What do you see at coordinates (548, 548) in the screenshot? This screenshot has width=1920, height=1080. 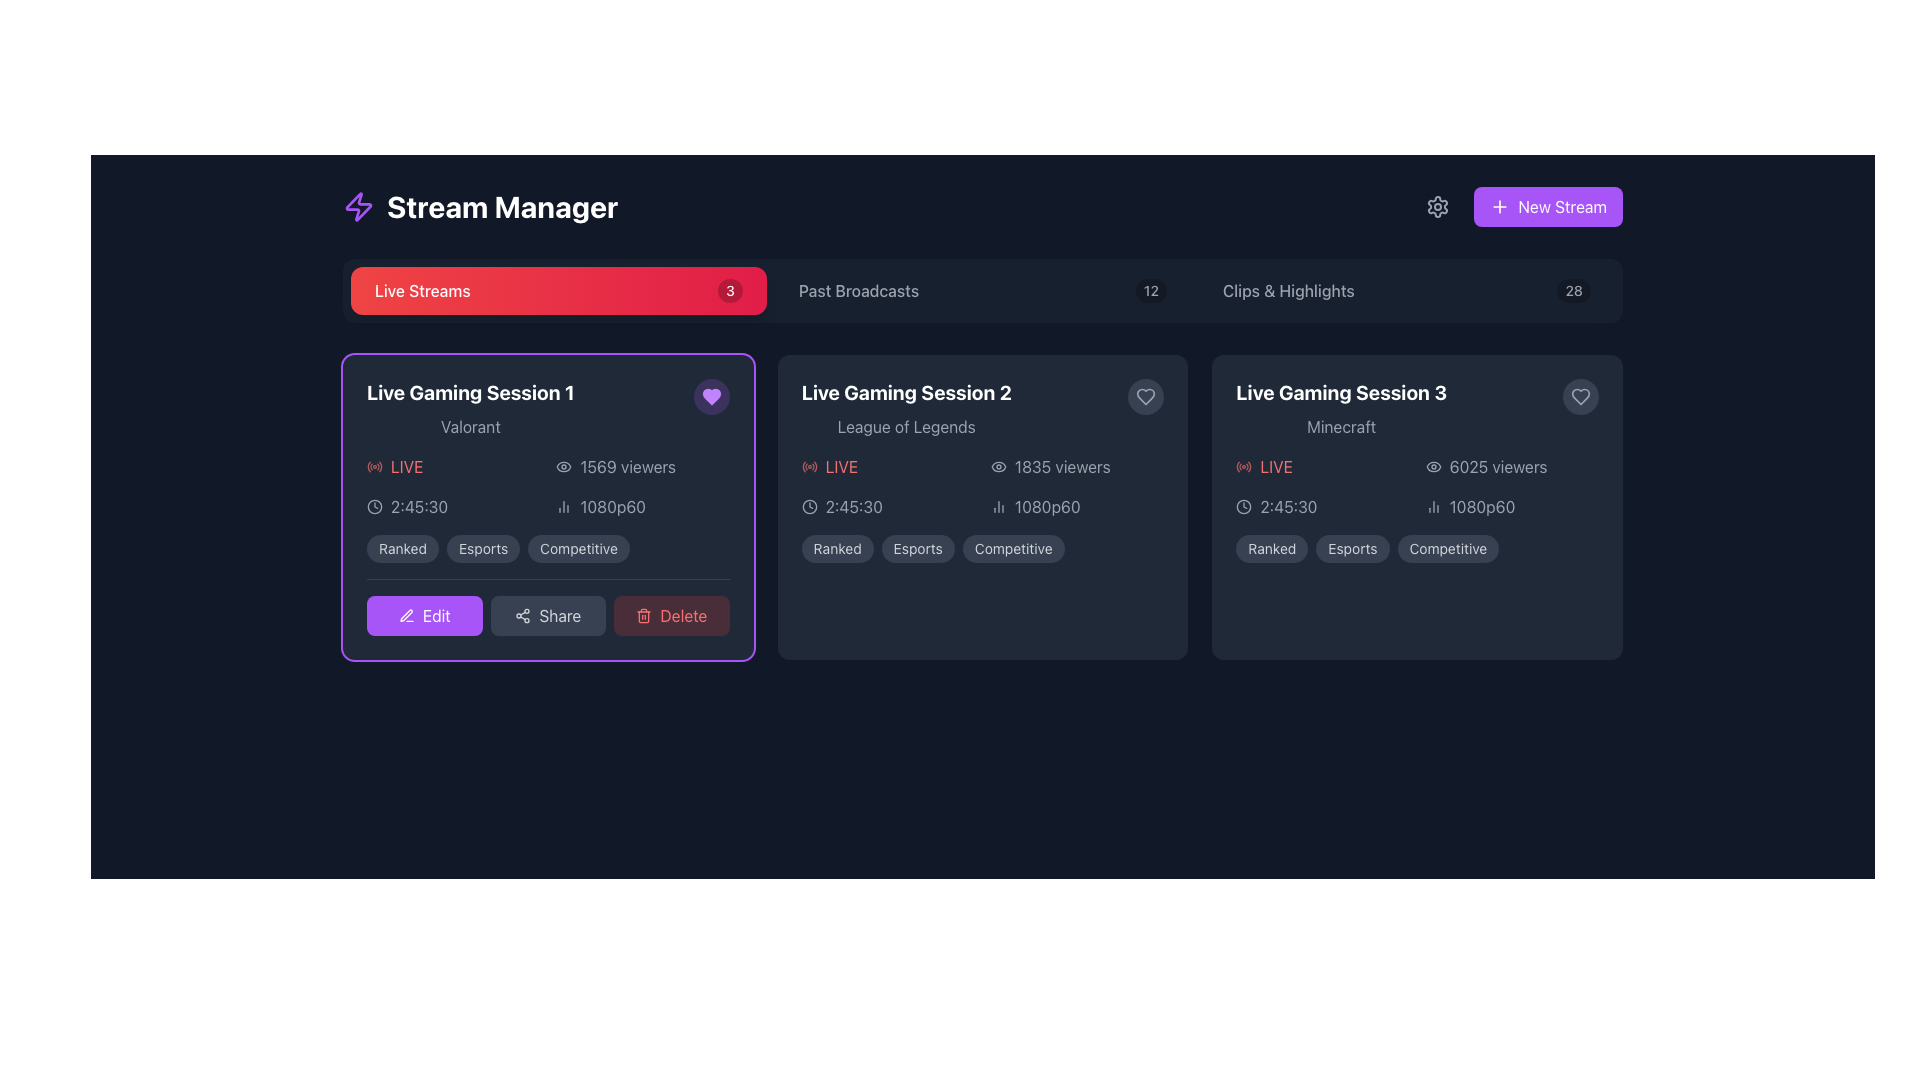 I see `the group of selectable or non-interactive tags for filtering or identification located below the title of 'Live Gaming Session 1'` at bounding box center [548, 548].